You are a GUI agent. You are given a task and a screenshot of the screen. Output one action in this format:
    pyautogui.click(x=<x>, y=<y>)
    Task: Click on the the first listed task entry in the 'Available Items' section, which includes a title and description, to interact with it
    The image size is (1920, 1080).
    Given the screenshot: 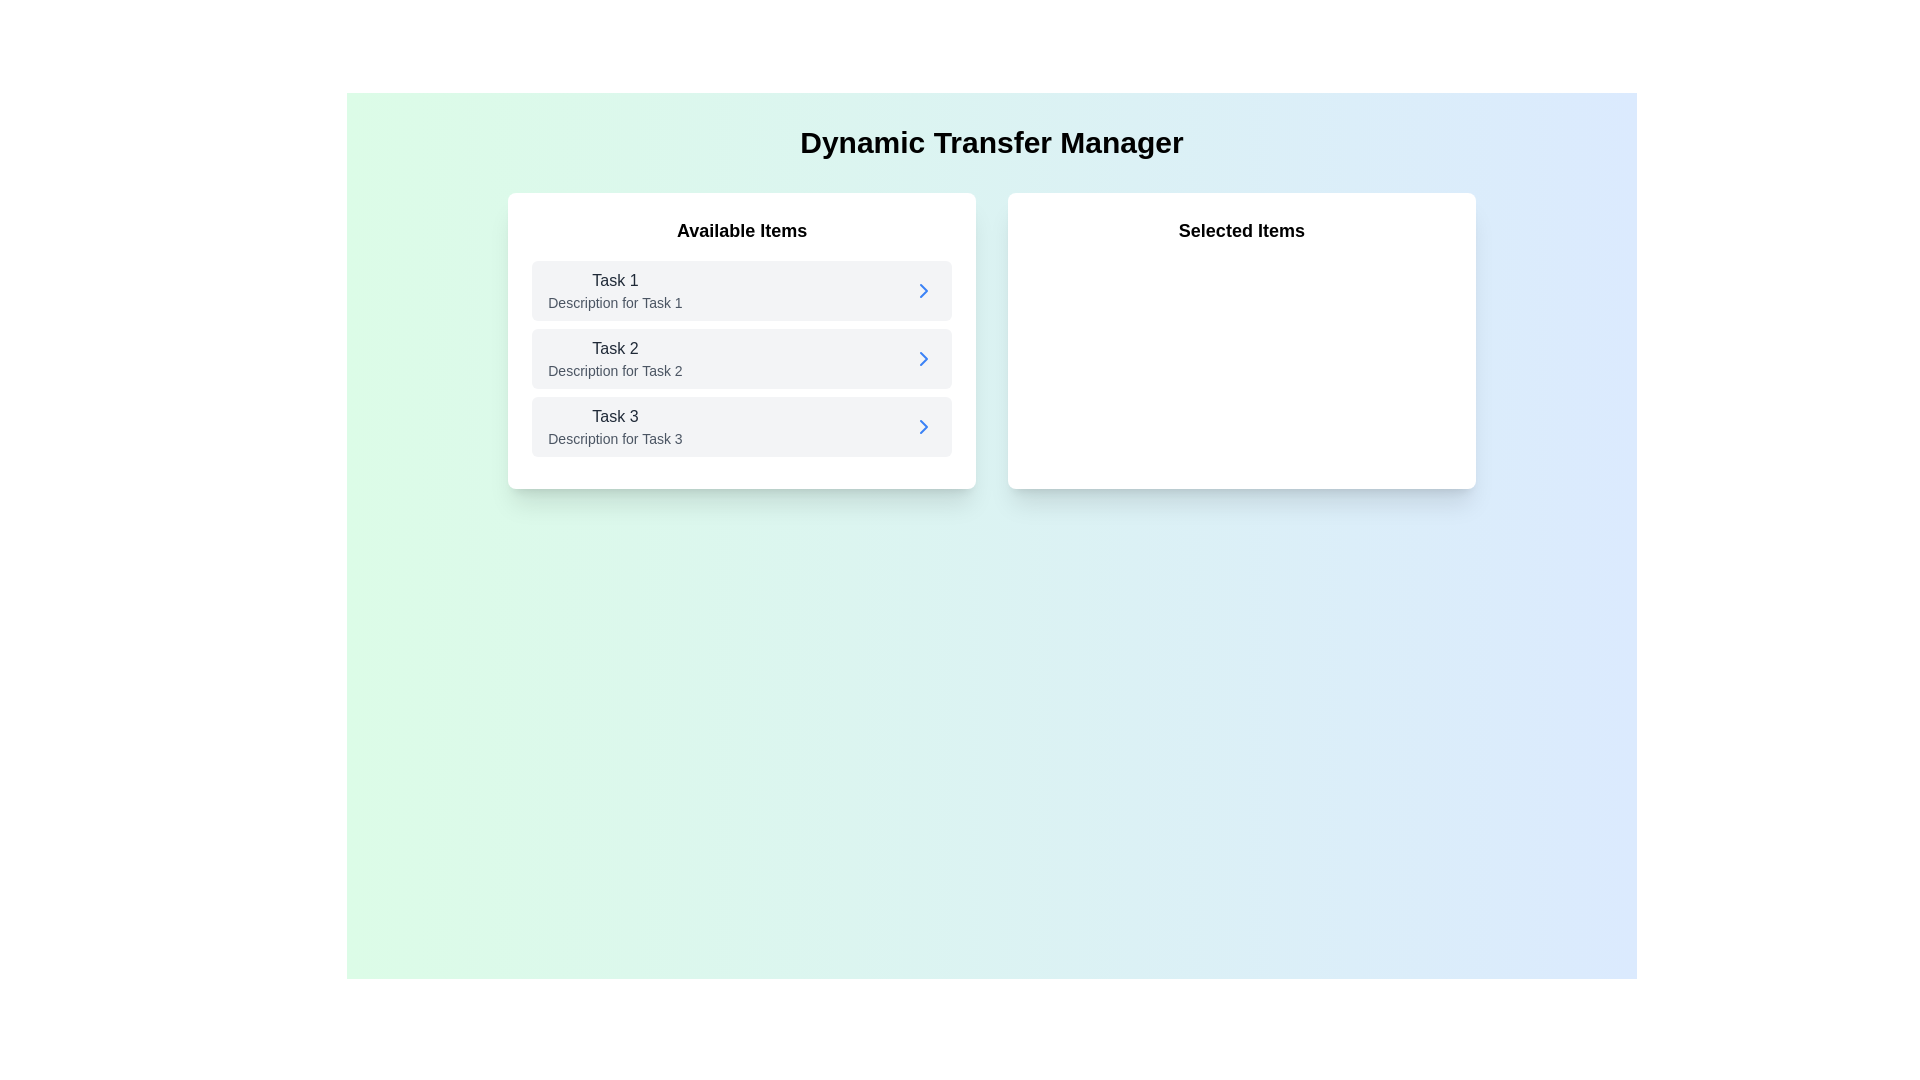 What is the action you would take?
    pyautogui.click(x=614, y=290)
    